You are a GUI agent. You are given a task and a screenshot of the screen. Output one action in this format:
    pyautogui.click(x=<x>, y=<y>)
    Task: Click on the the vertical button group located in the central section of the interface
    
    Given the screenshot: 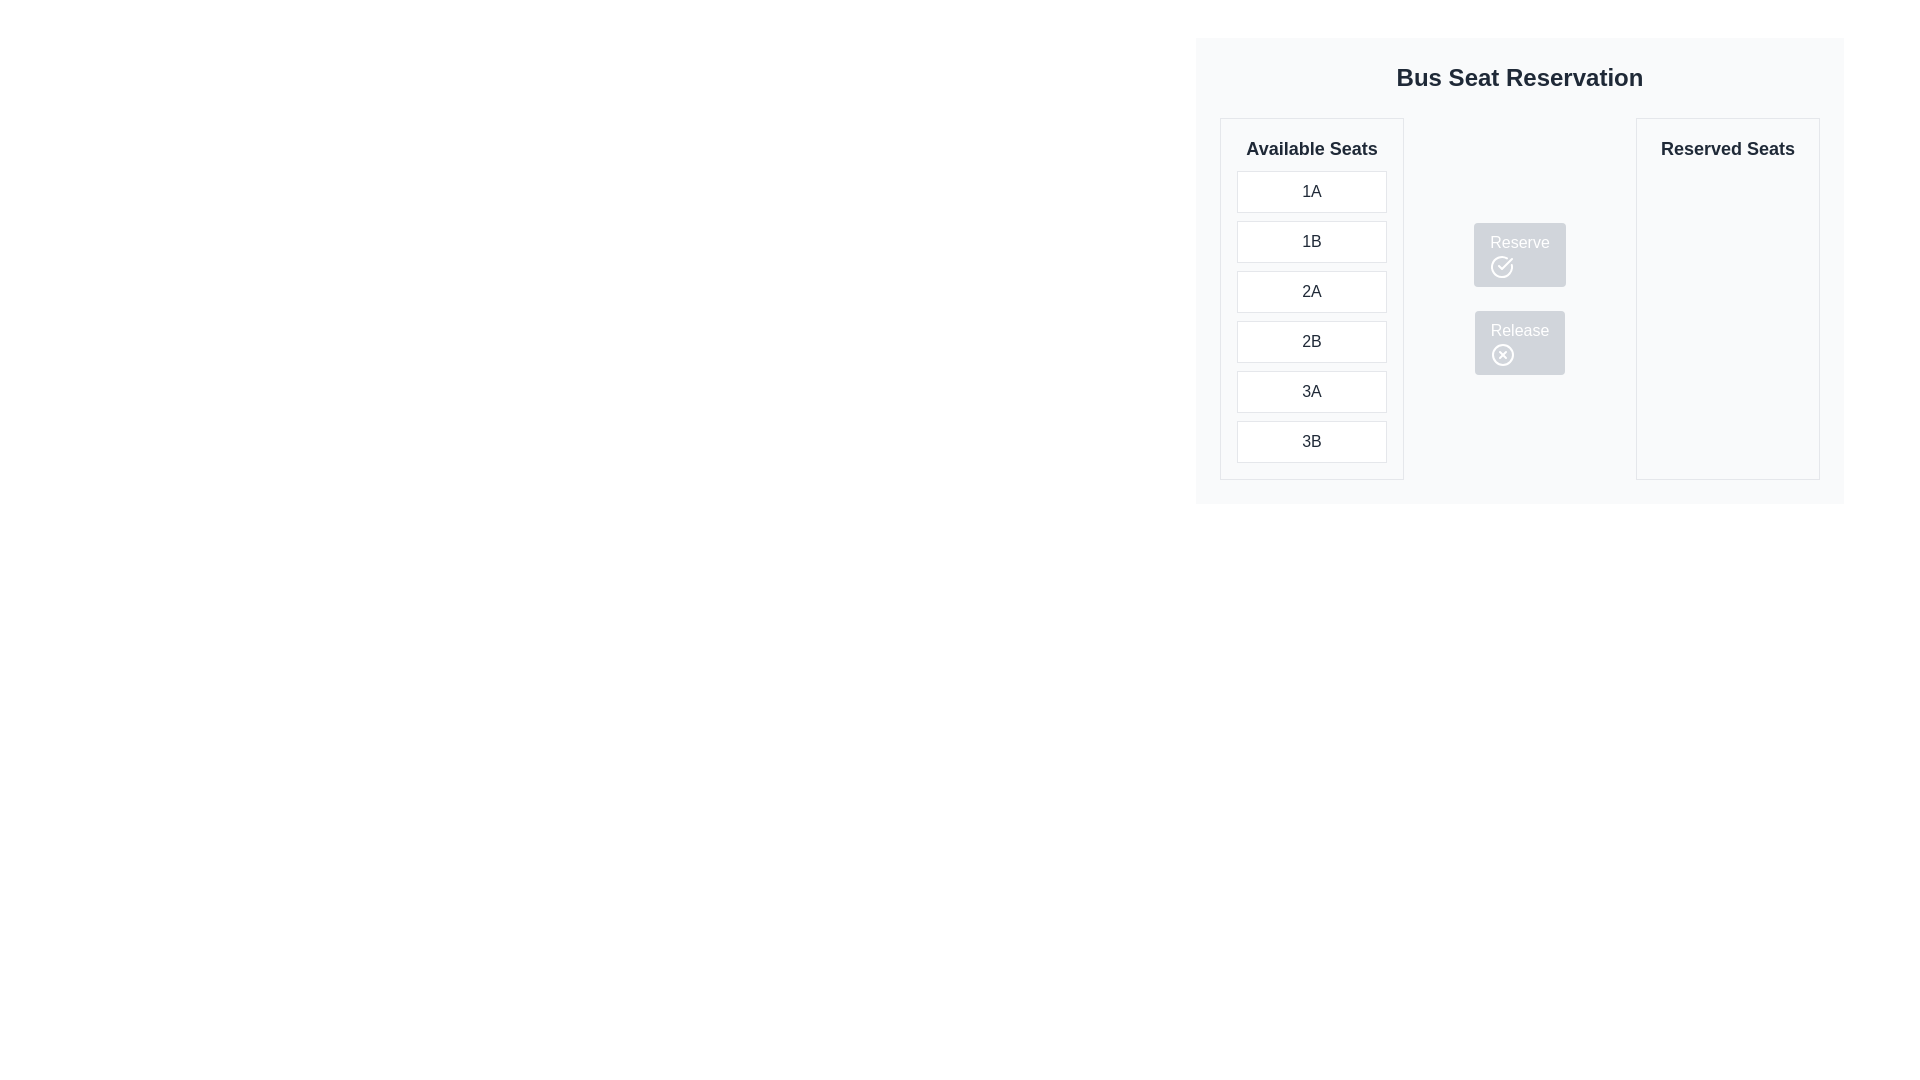 What is the action you would take?
    pyautogui.click(x=1520, y=299)
    